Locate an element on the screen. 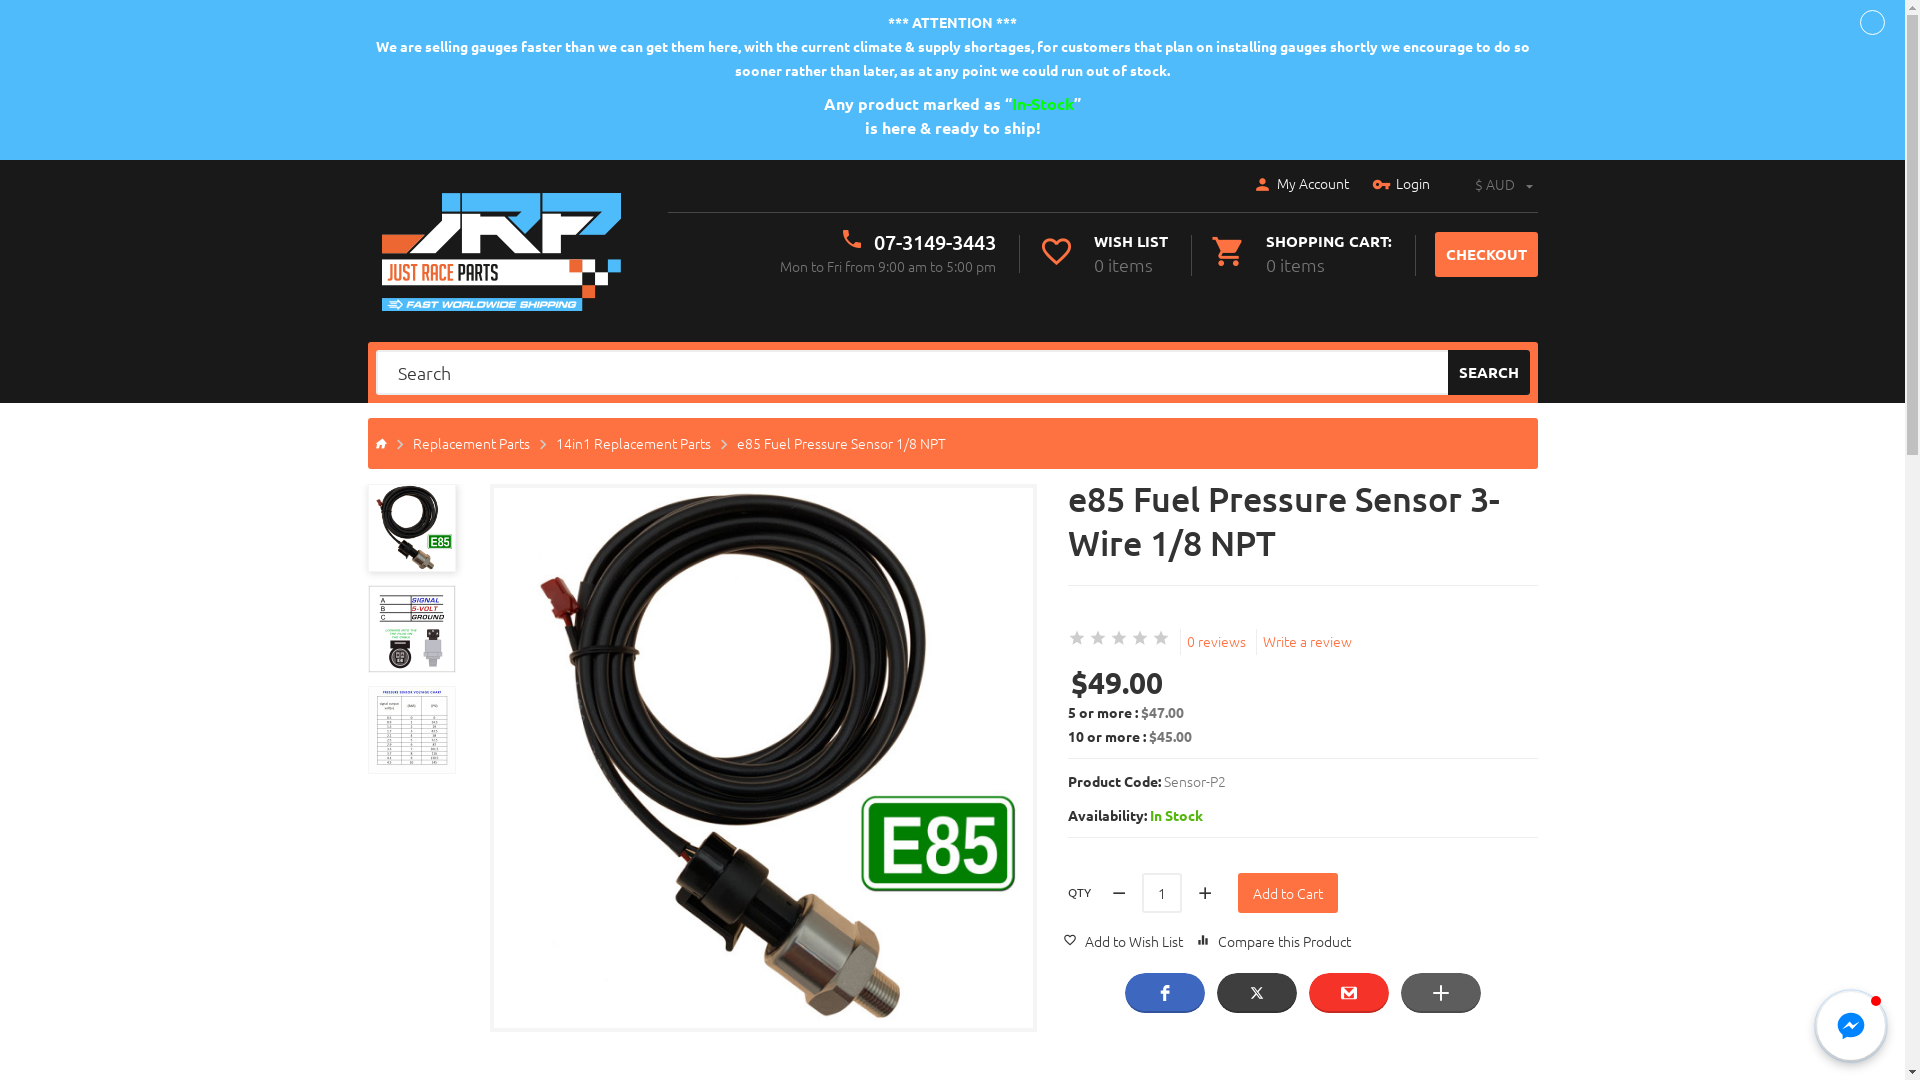 This screenshot has height=1080, width=1920. 'WISH LIST is located at coordinates (1101, 253).